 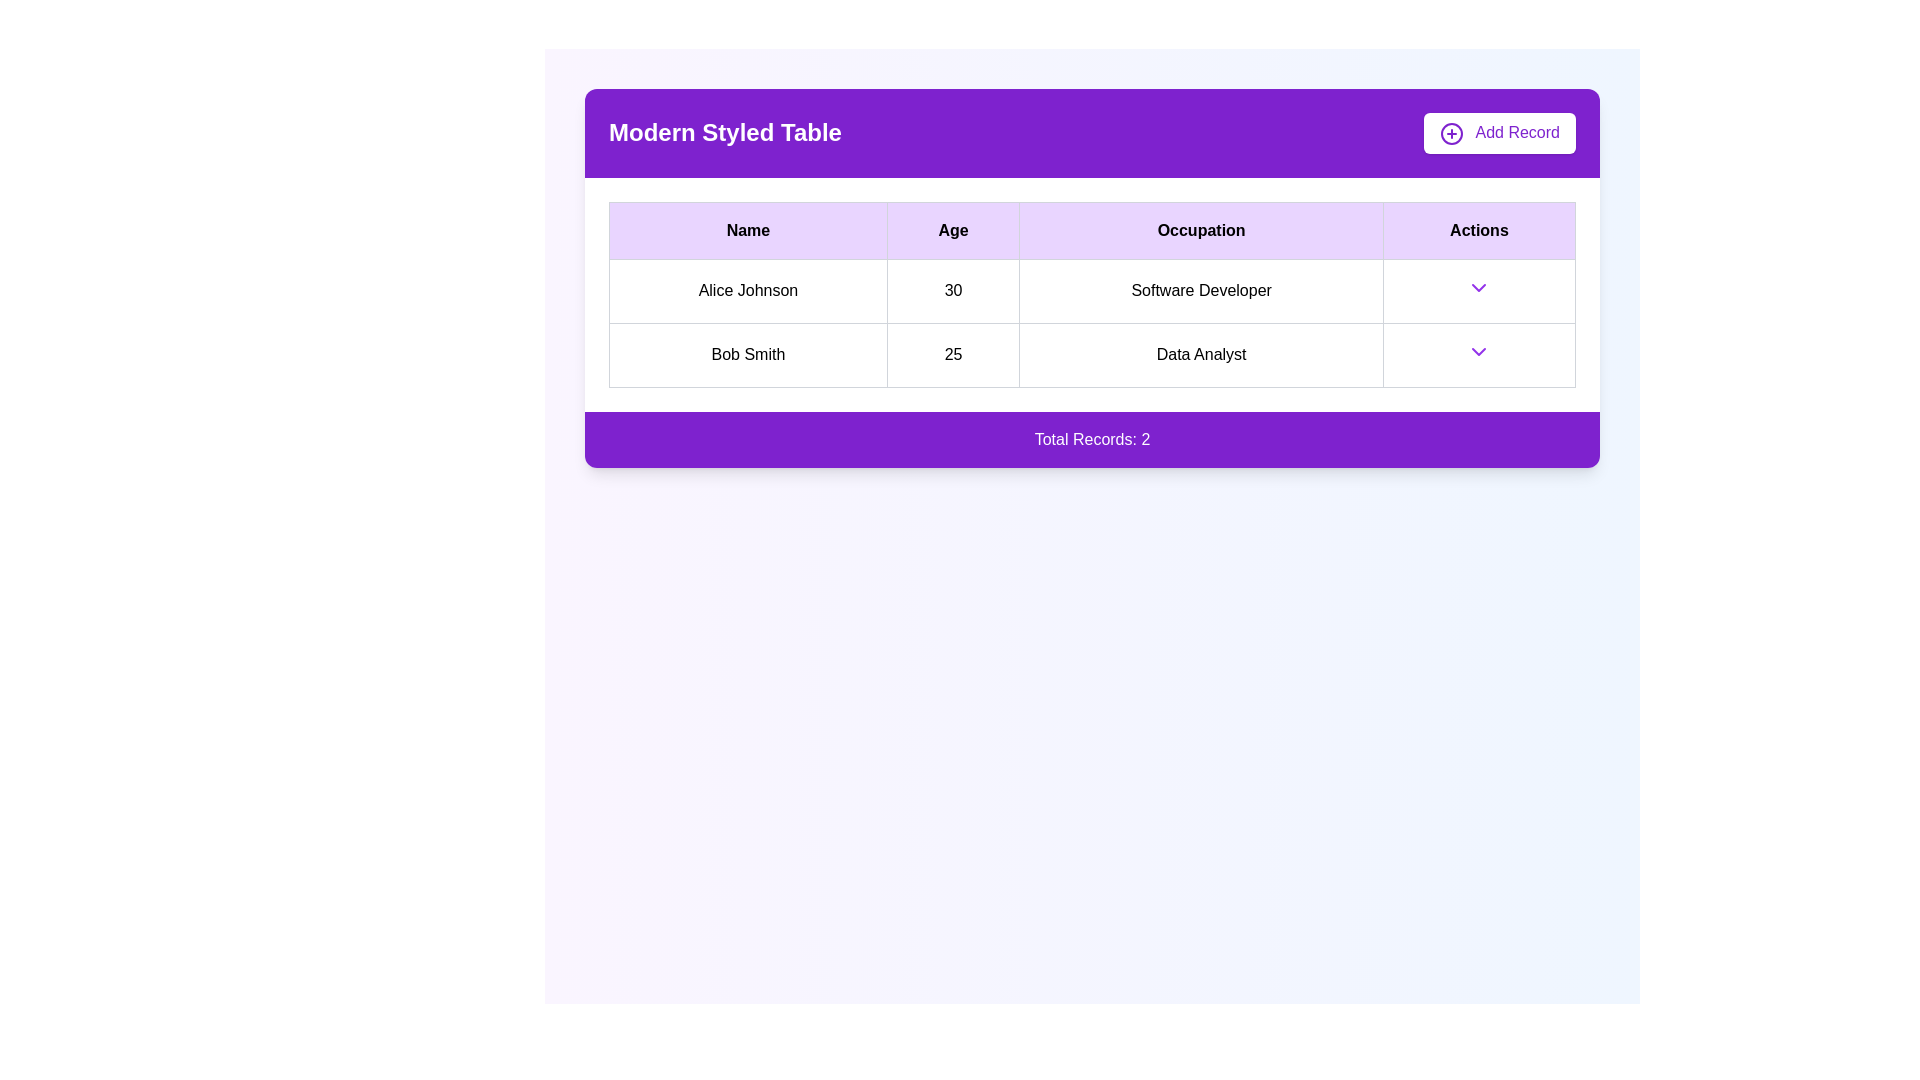 I want to click on the 'Name' column header label at the top-left of the table, which serves as the first column header among others like 'Age,' 'Occupation,' and 'Actions.', so click(x=747, y=229).